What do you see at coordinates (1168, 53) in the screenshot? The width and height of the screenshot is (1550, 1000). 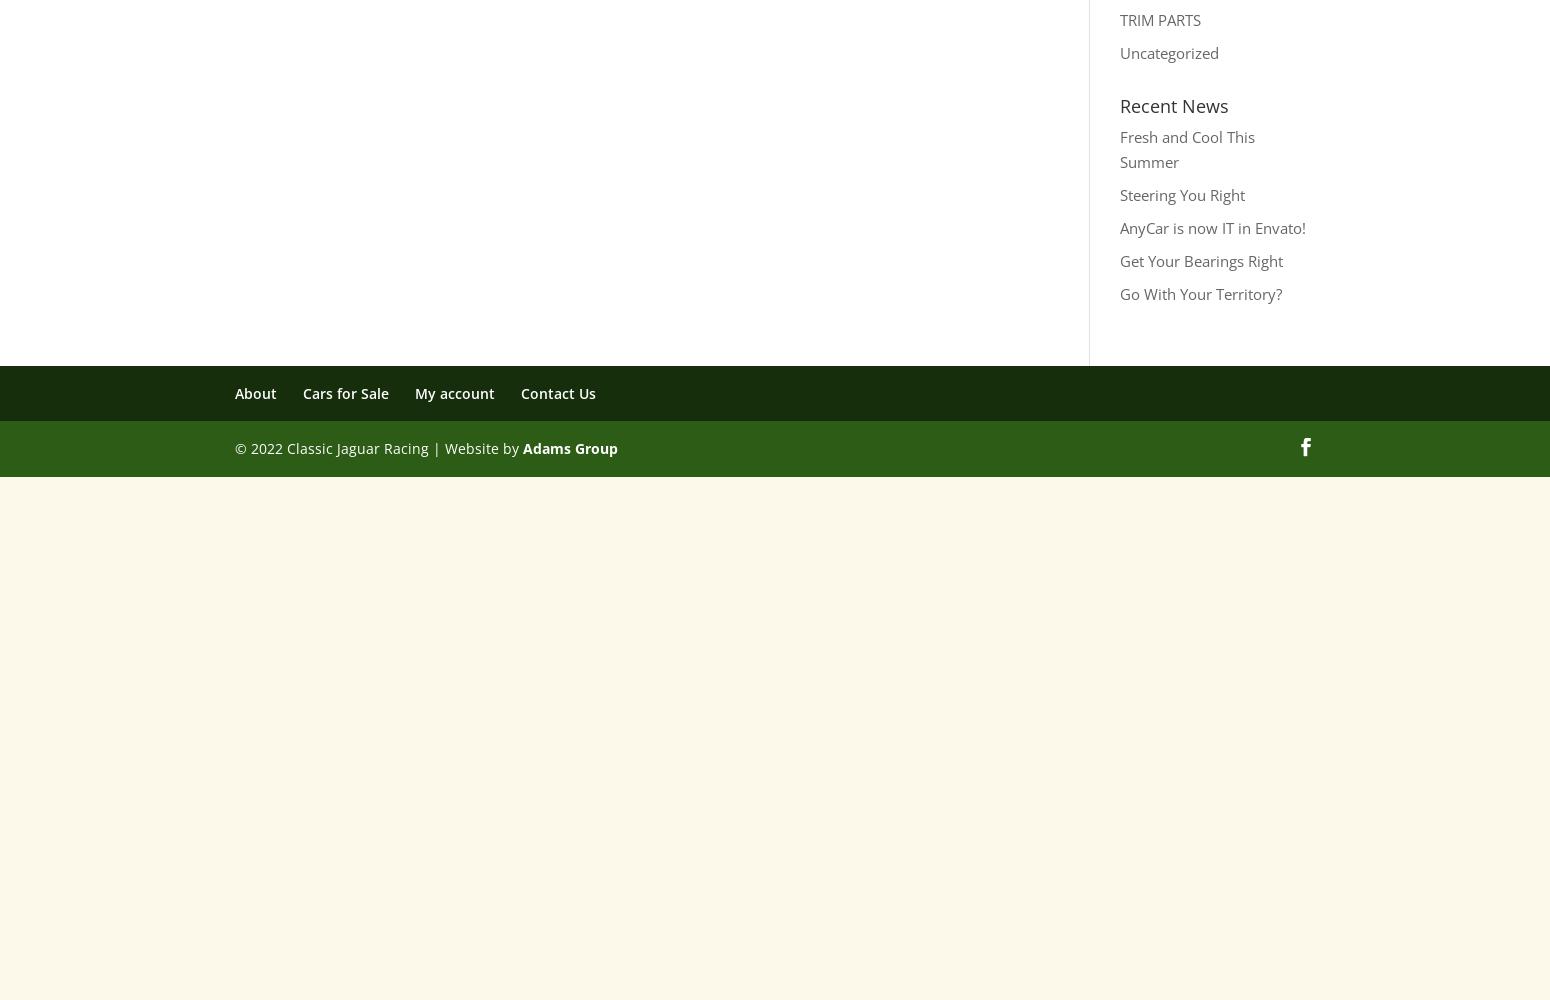 I see `'Uncategorized'` at bounding box center [1168, 53].